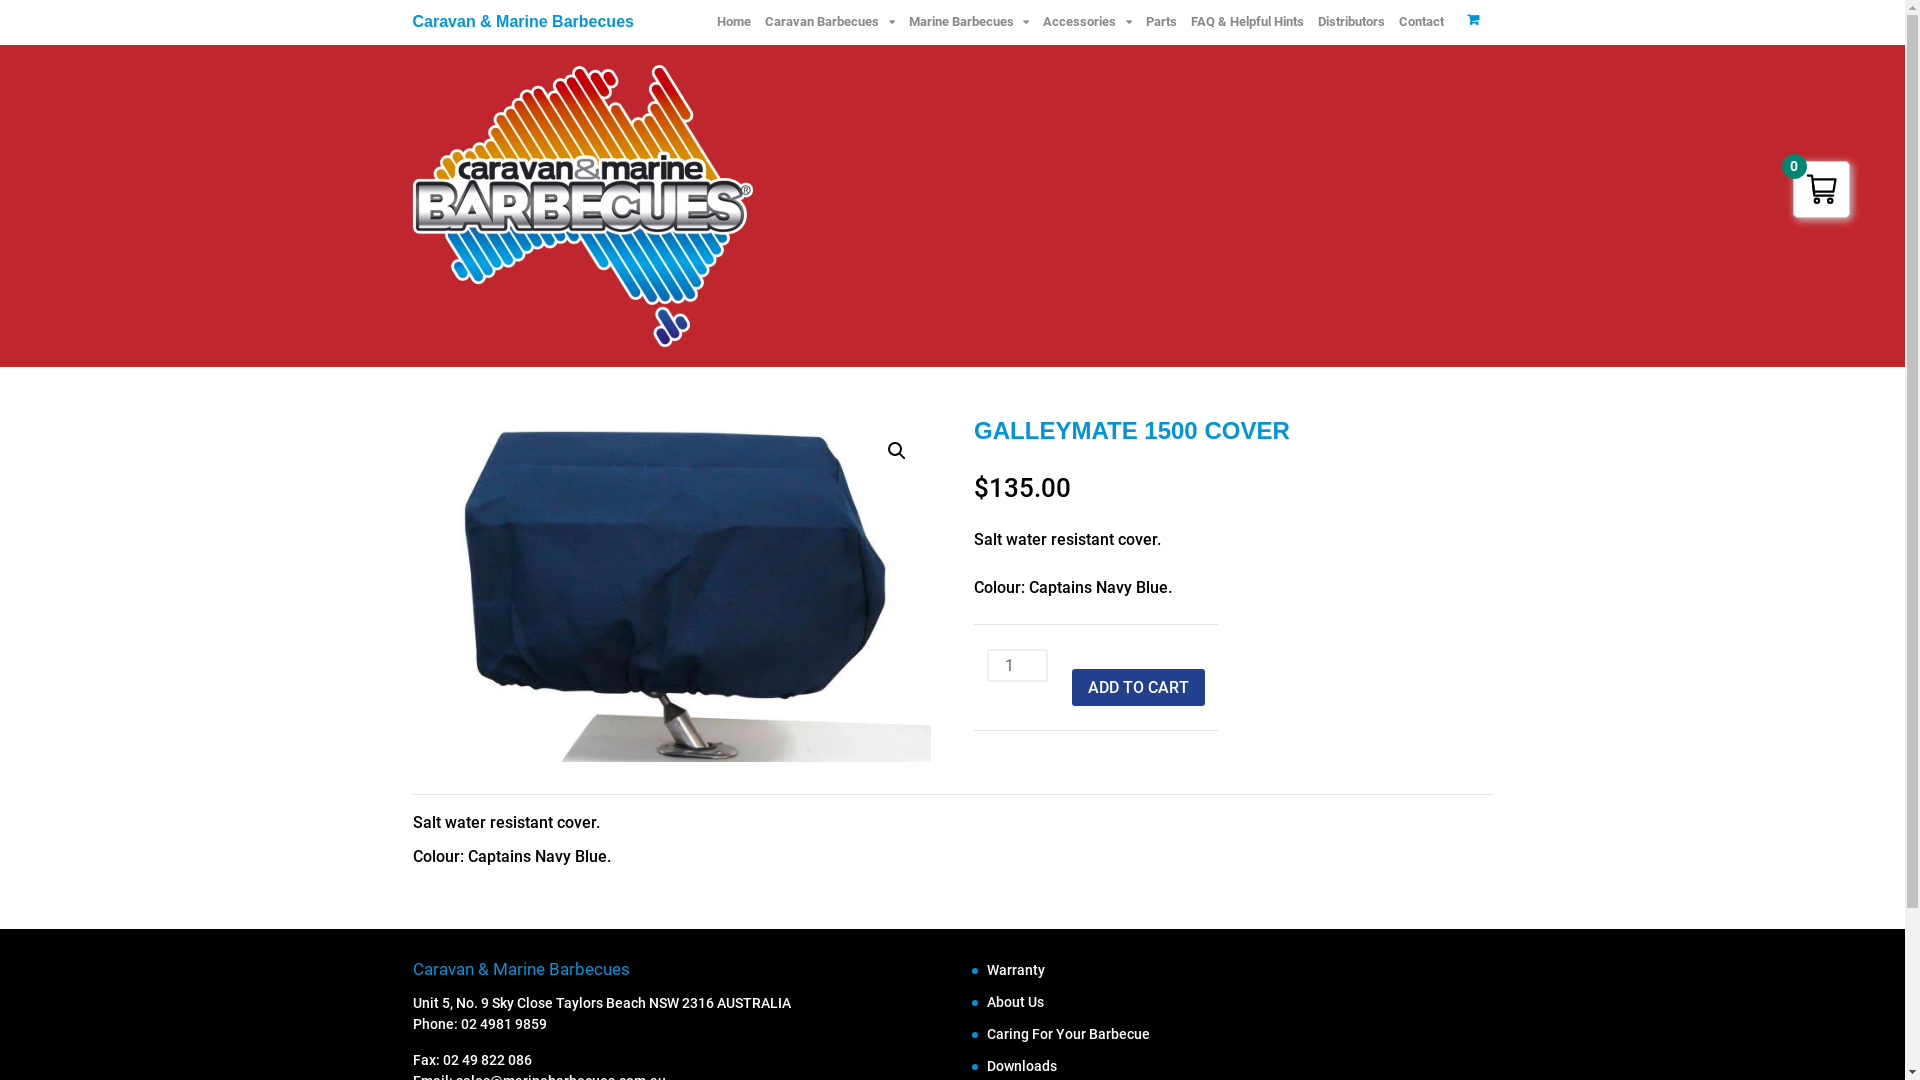  I want to click on '02 4981 9859 ', so click(504, 1023).